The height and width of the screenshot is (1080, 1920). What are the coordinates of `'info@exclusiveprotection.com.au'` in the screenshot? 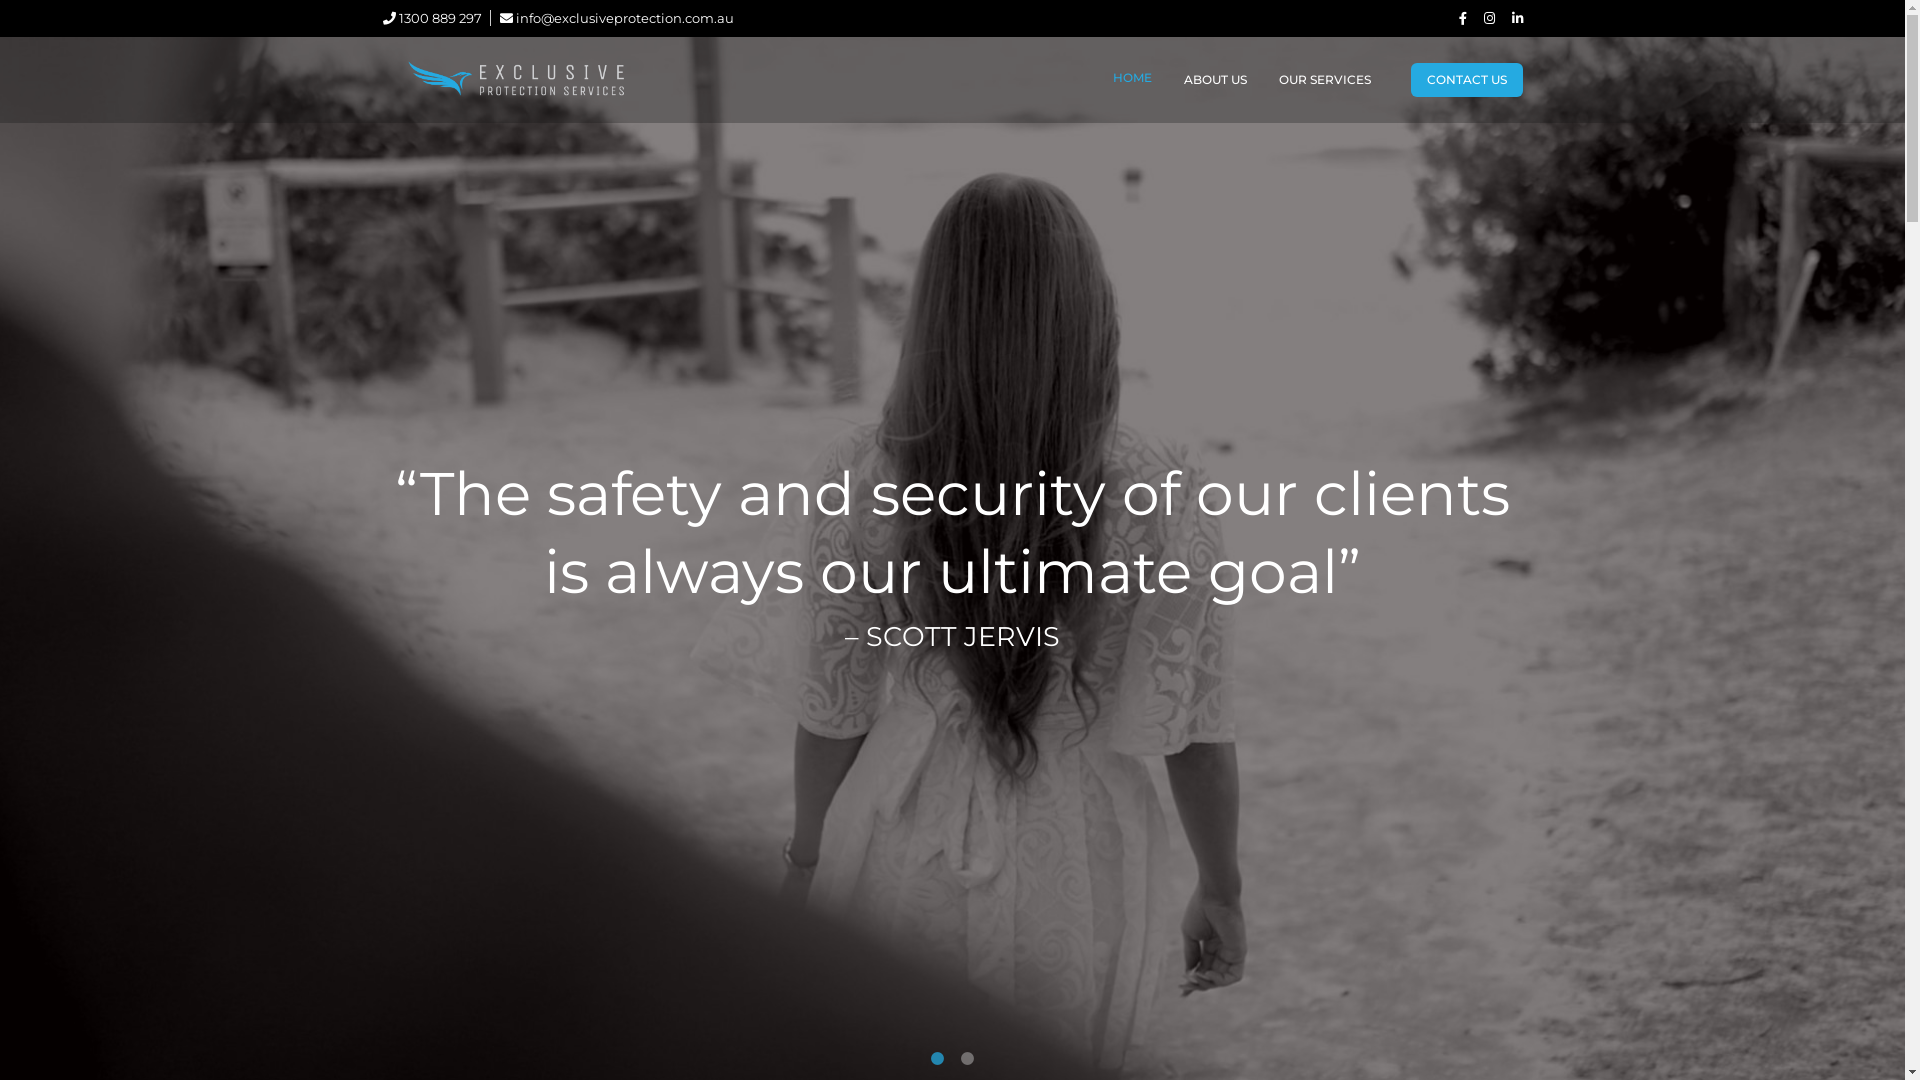 It's located at (616, 18).